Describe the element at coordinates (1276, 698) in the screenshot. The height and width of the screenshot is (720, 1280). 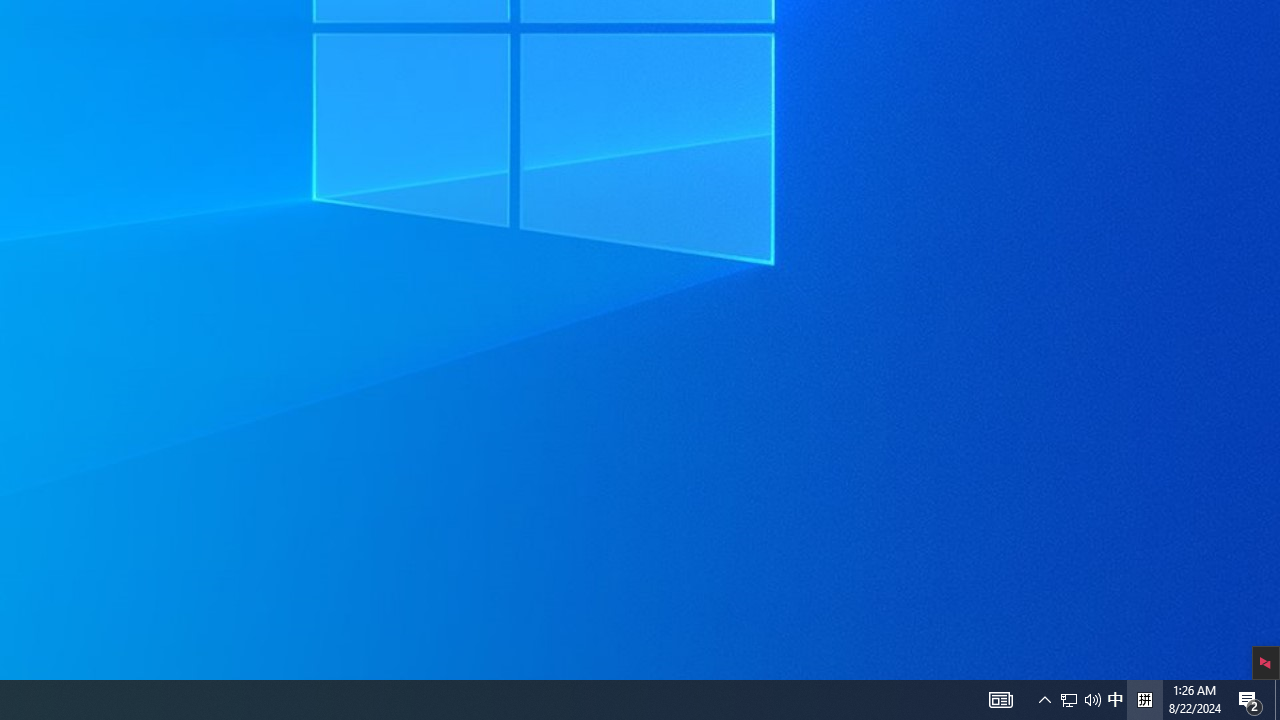
I see `'Show desktop'` at that location.